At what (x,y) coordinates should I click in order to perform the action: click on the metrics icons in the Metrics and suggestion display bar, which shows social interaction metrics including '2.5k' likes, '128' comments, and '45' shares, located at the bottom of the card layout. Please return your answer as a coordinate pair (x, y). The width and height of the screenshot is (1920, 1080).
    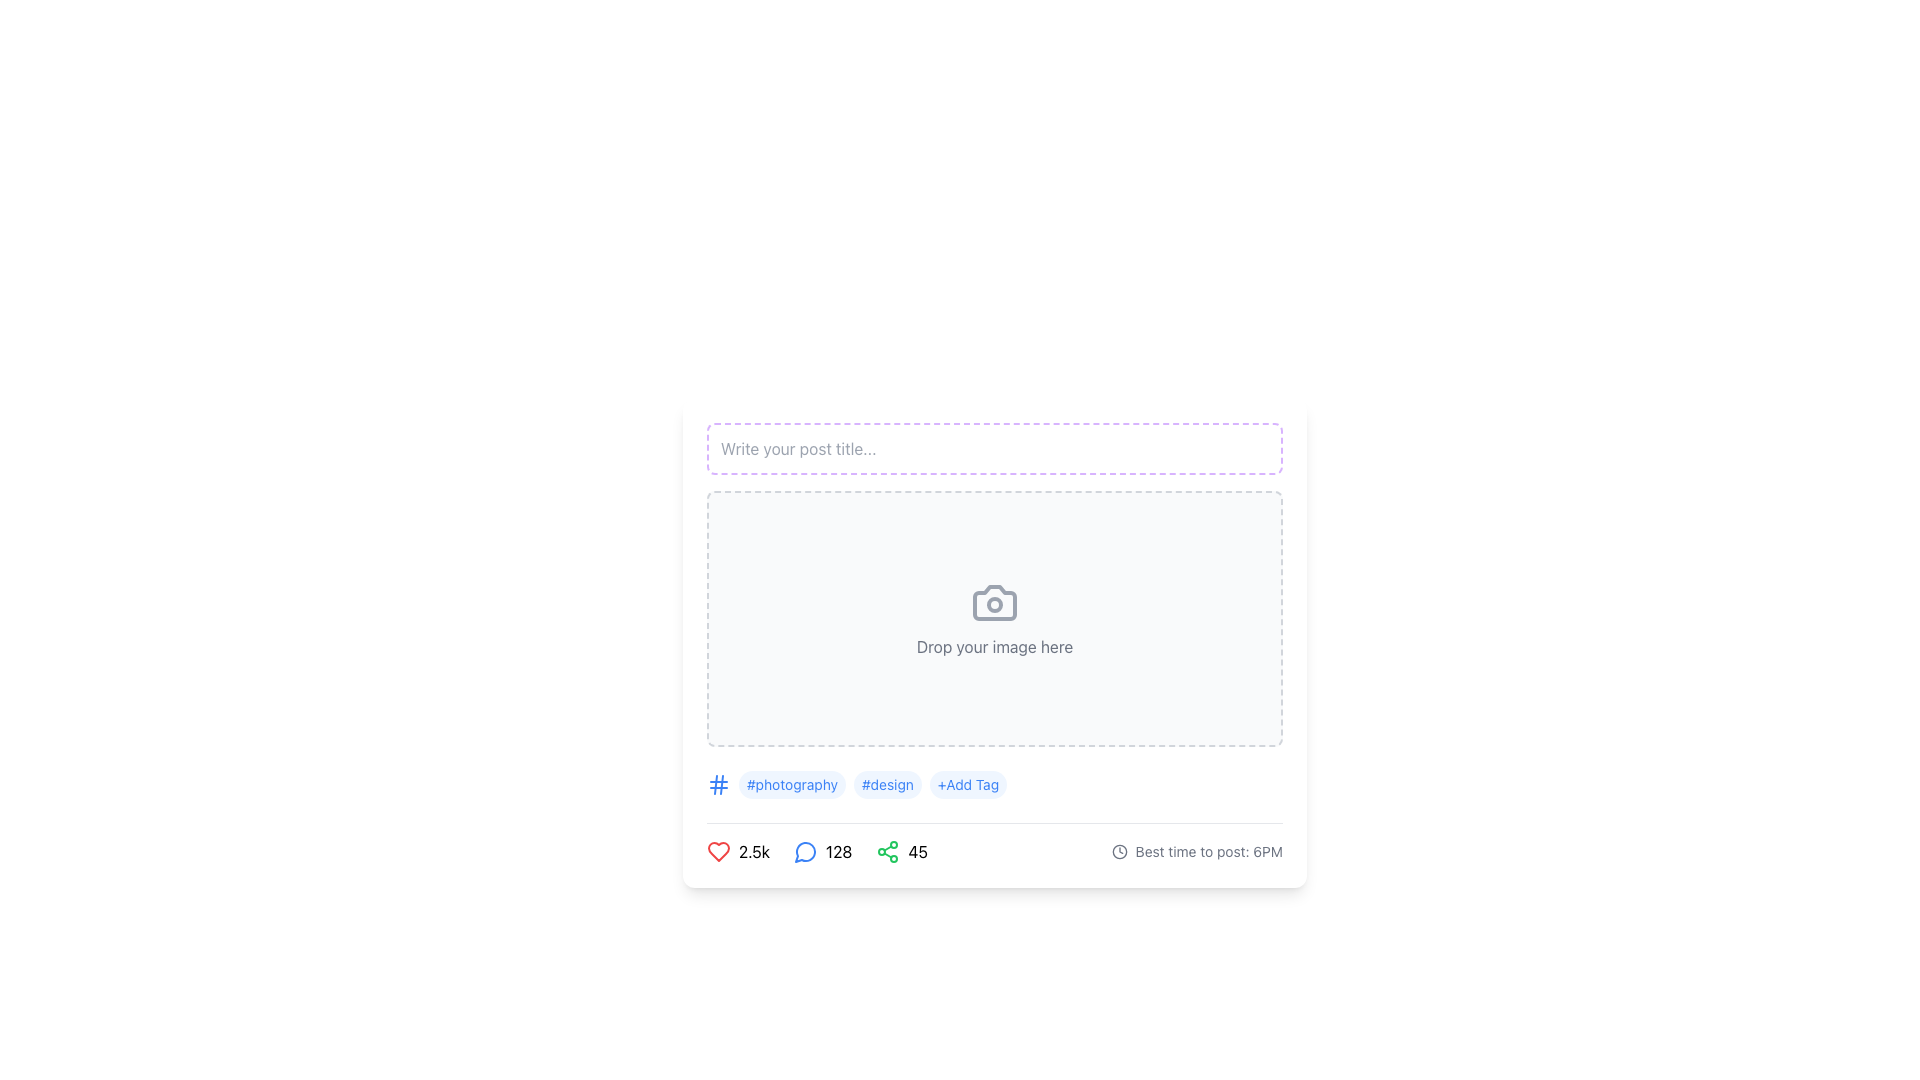
    Looking at the image, I should click on (994, 843).